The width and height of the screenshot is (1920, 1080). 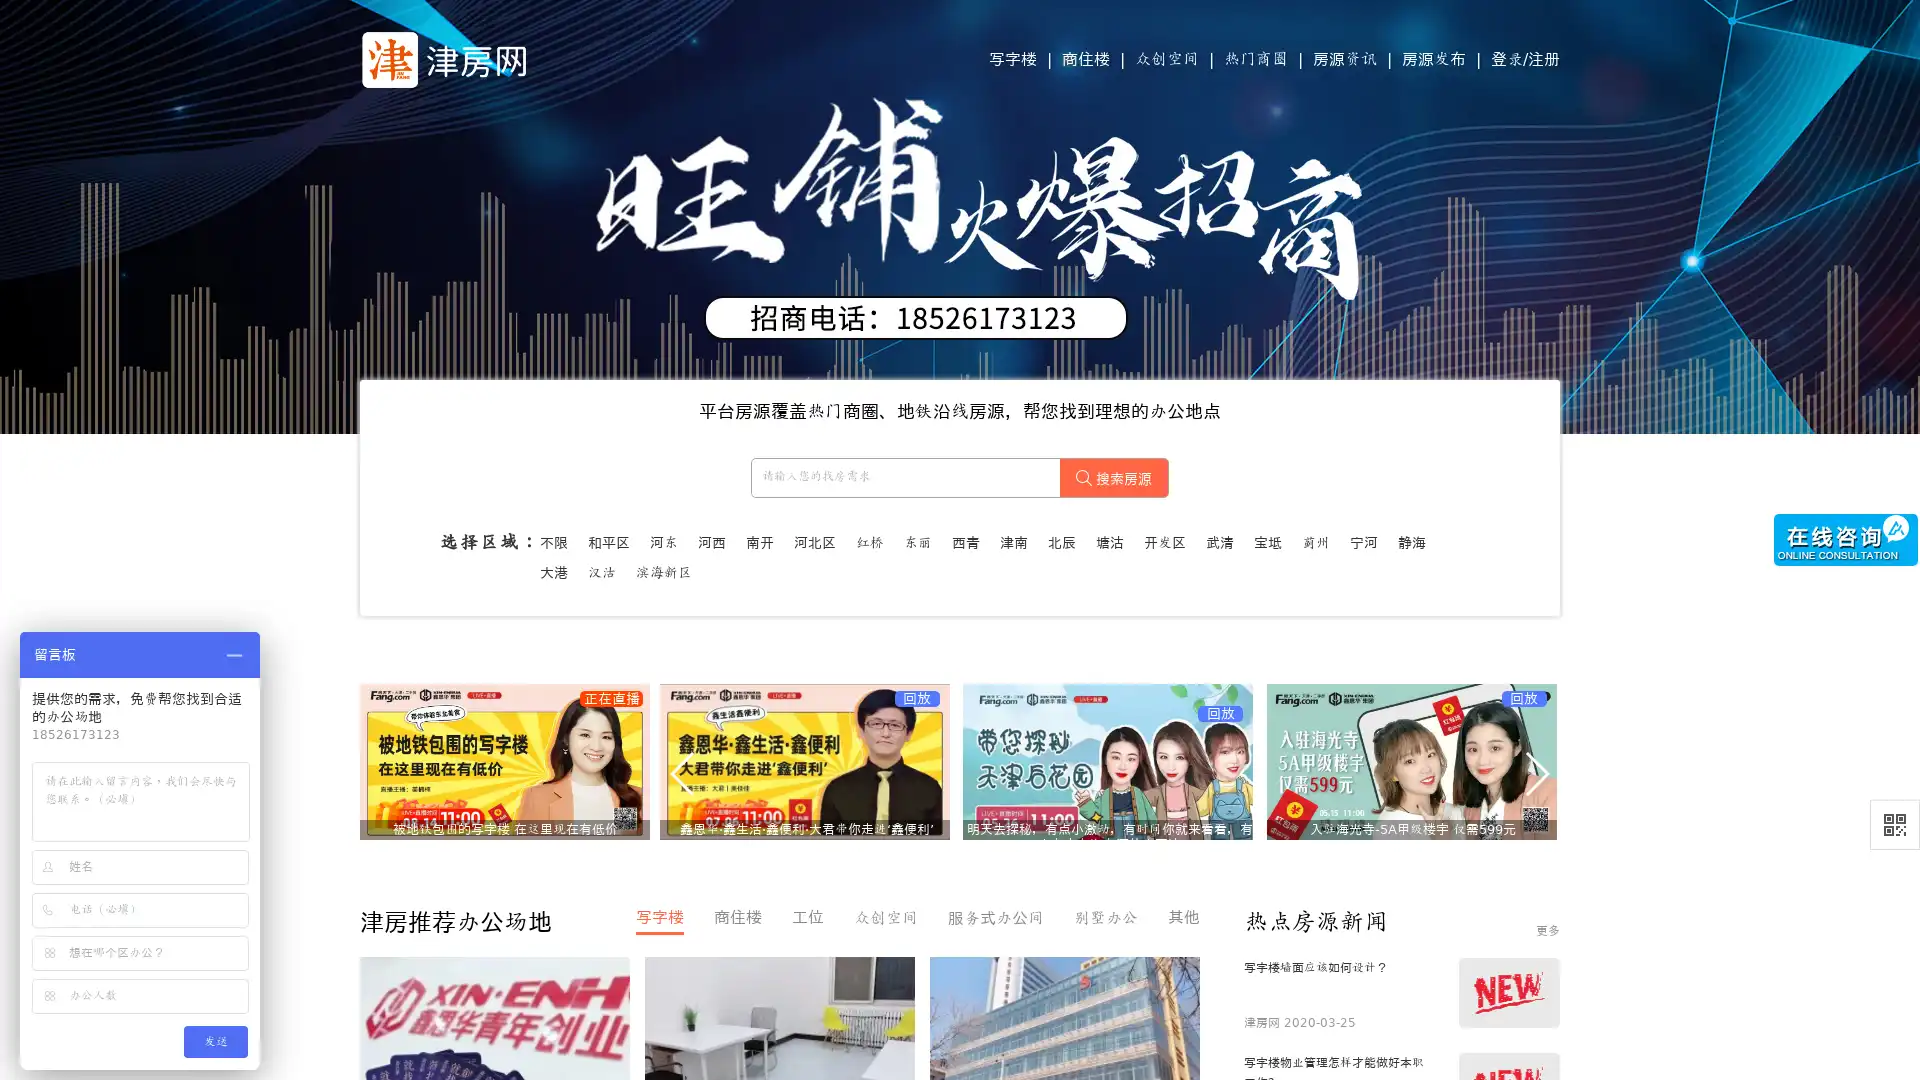 I want to click on Next slide, so click(x=1535, y=771).